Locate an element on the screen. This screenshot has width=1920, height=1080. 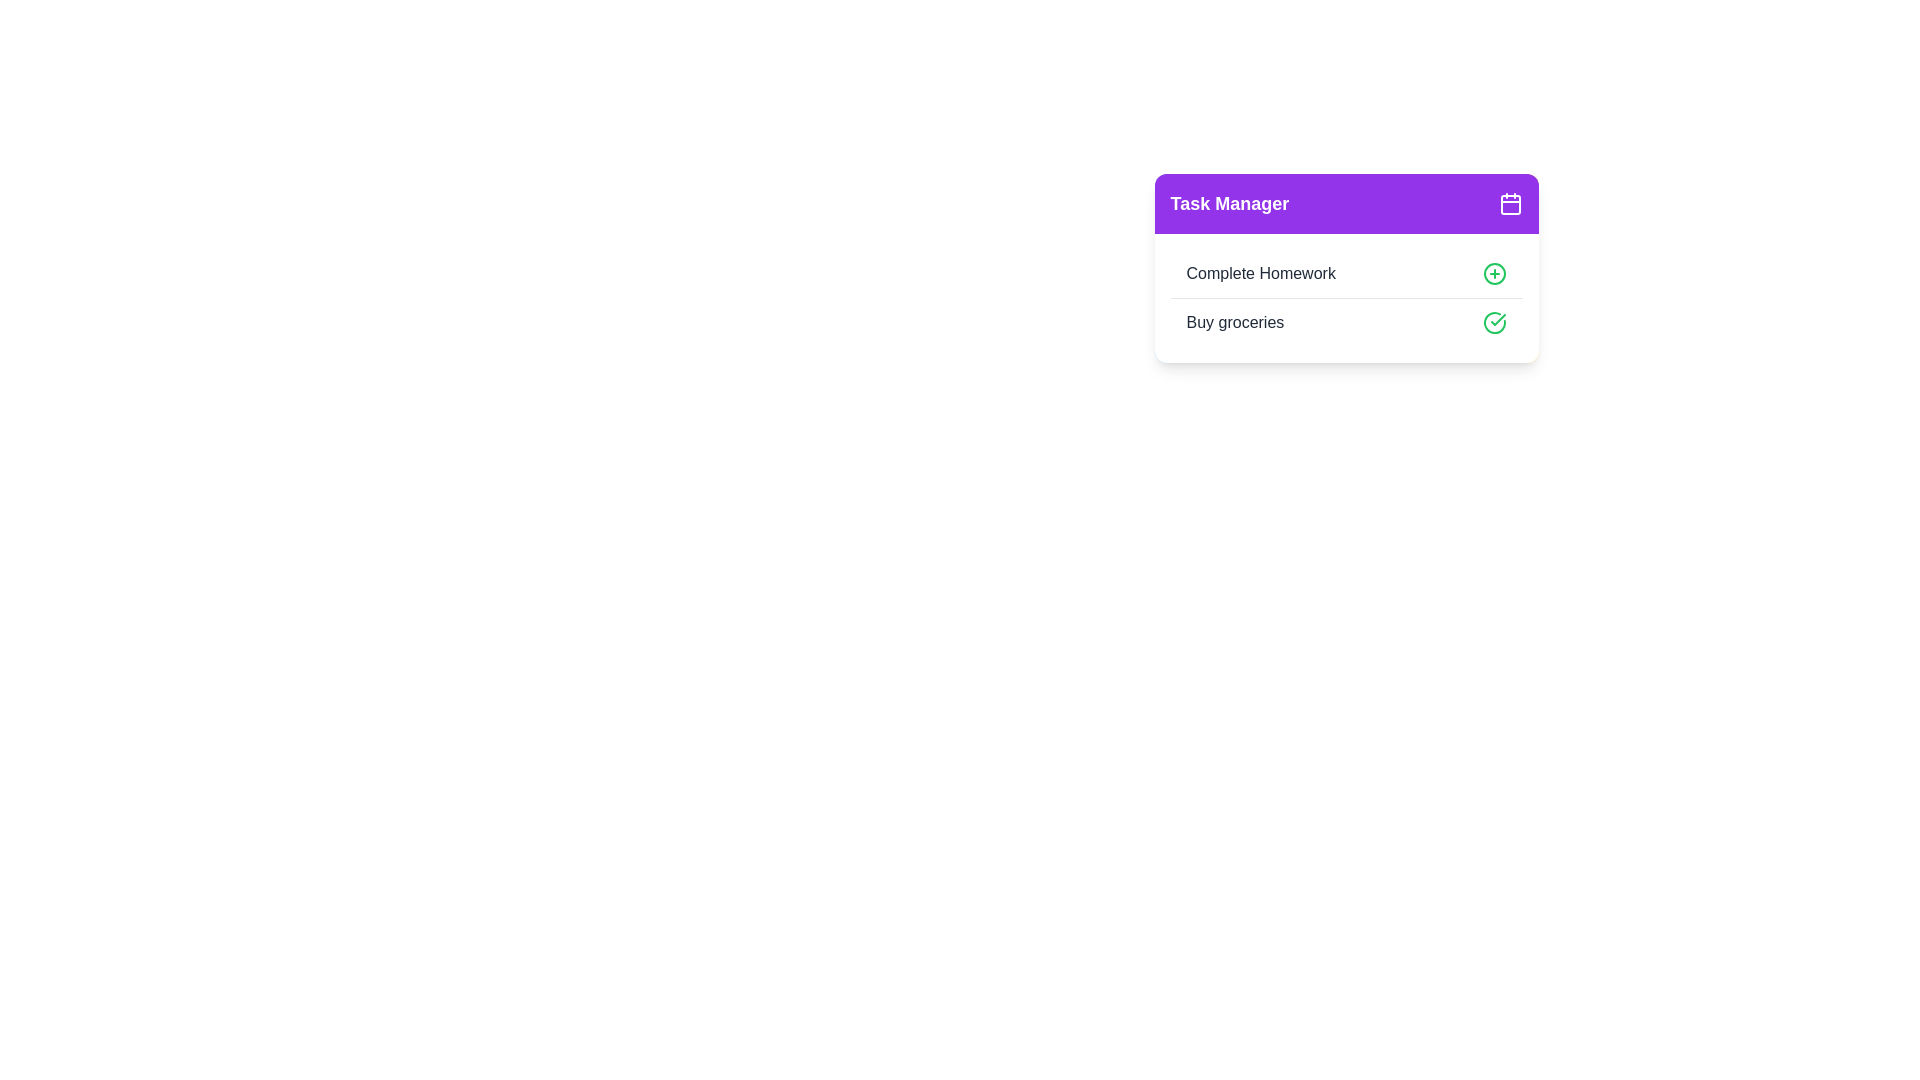
the text label that reads 'Buy groceries' is located at coordinates (1234, 322).